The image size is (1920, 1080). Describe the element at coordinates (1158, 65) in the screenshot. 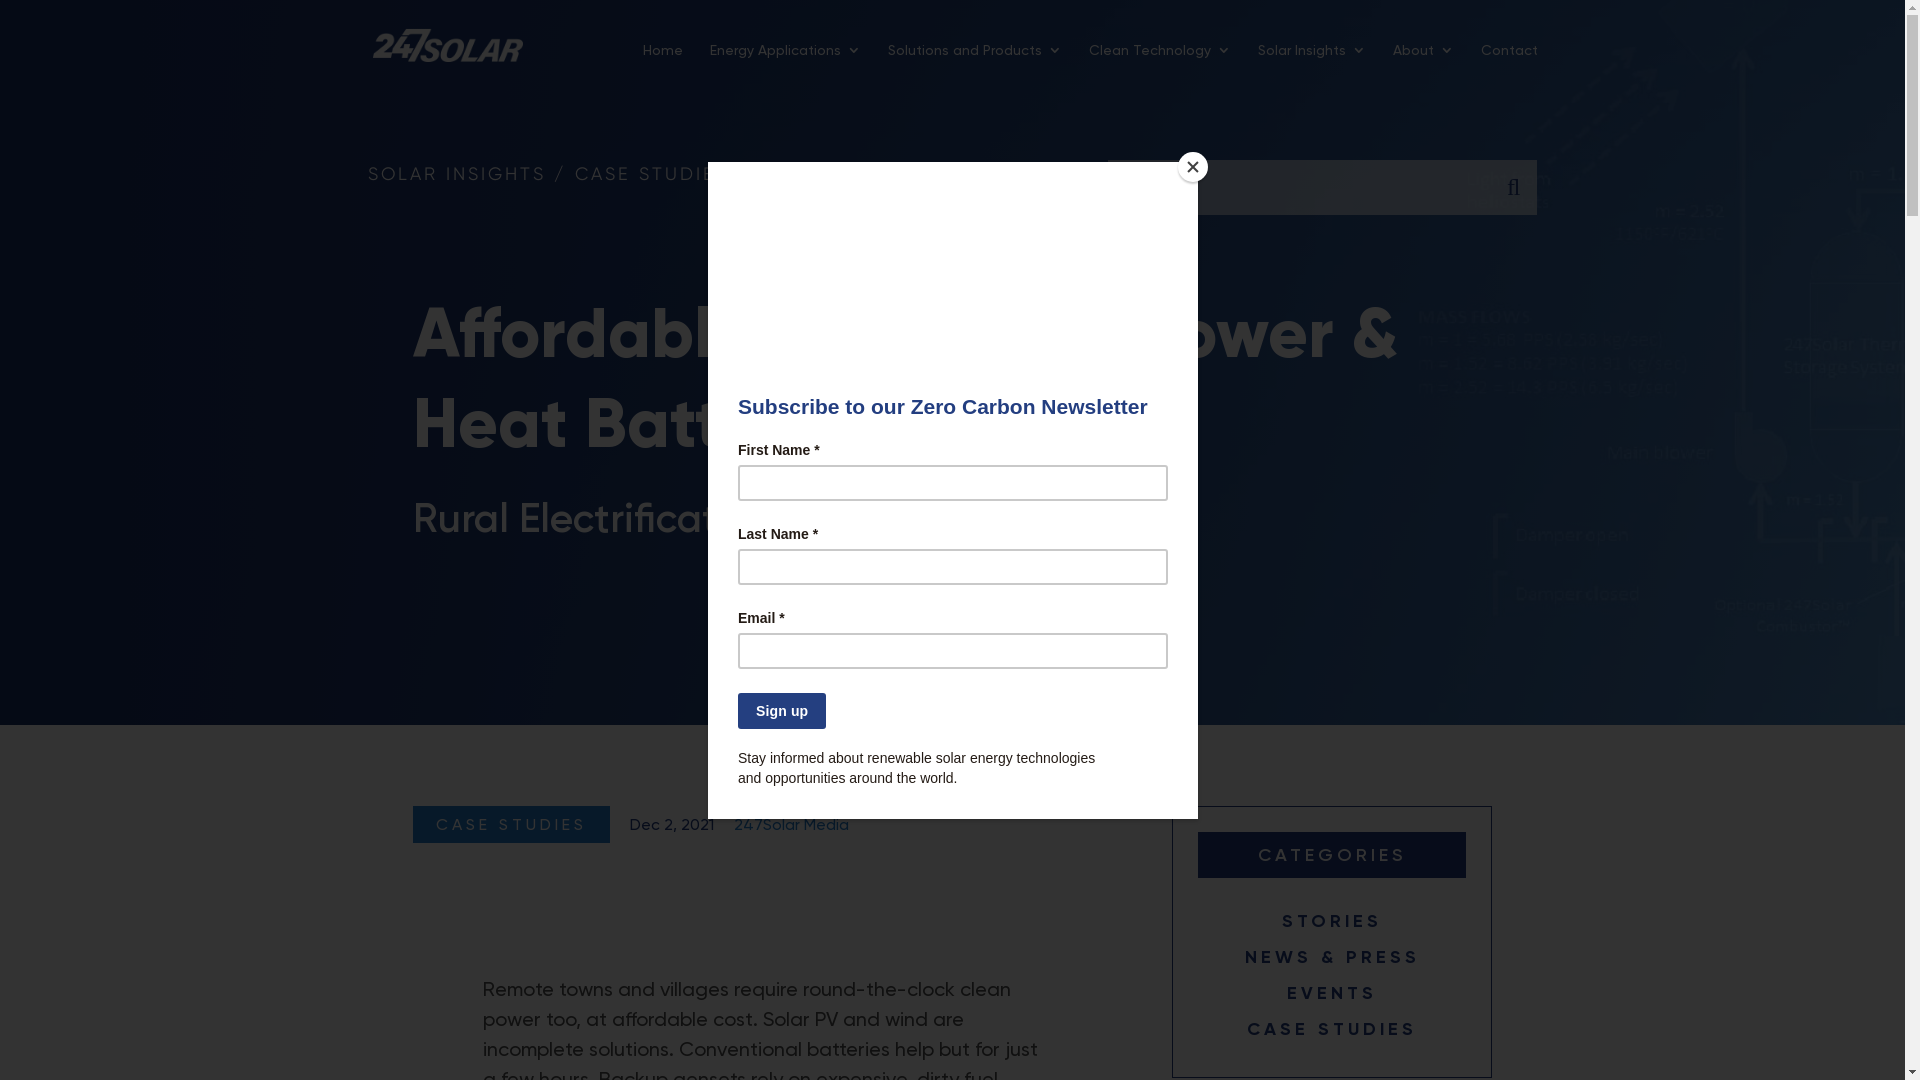

I see `'Clean Technology'` at that location.